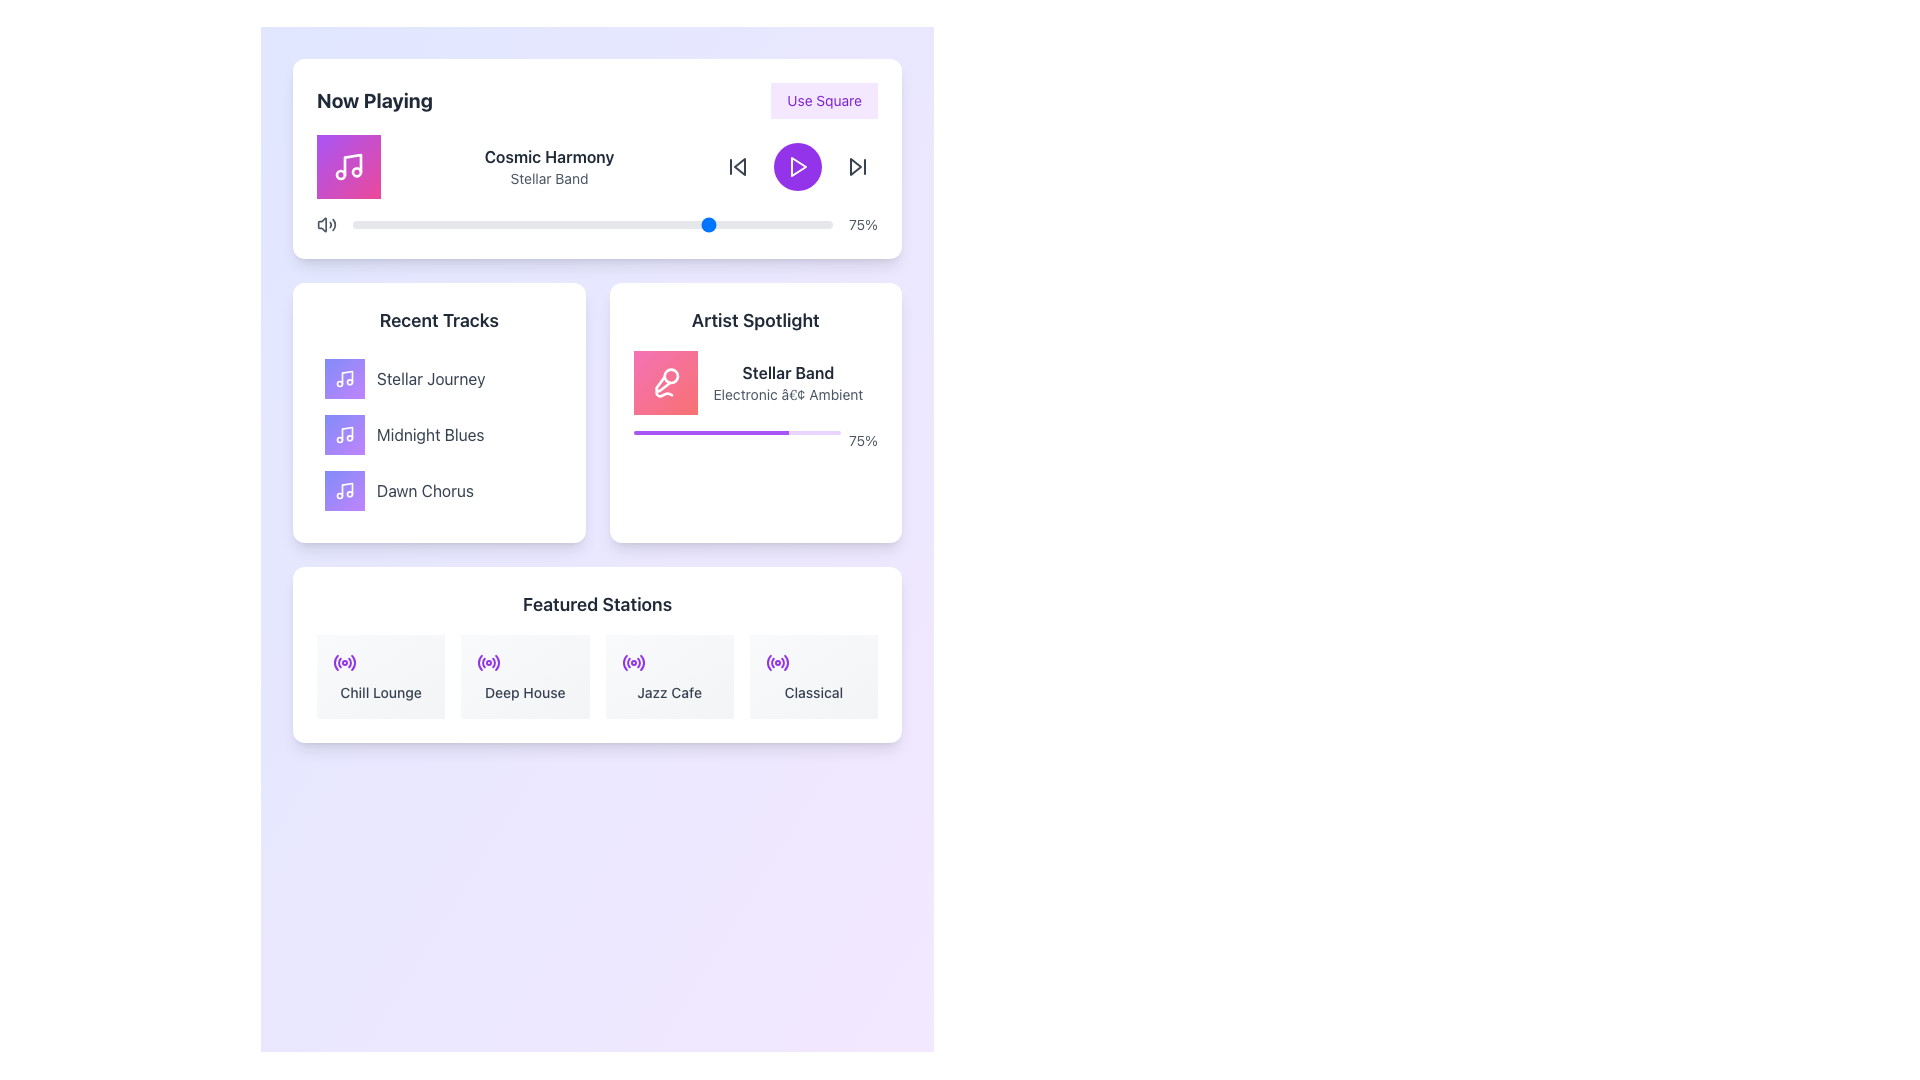 The height and width of the screenshot is (1080, 1920). Describe the element at coordinates (345, 434) in the screenshot. I see `the music track icon representing 'Midnight Blues' located in the 'Recent Tracks' section` at that location.